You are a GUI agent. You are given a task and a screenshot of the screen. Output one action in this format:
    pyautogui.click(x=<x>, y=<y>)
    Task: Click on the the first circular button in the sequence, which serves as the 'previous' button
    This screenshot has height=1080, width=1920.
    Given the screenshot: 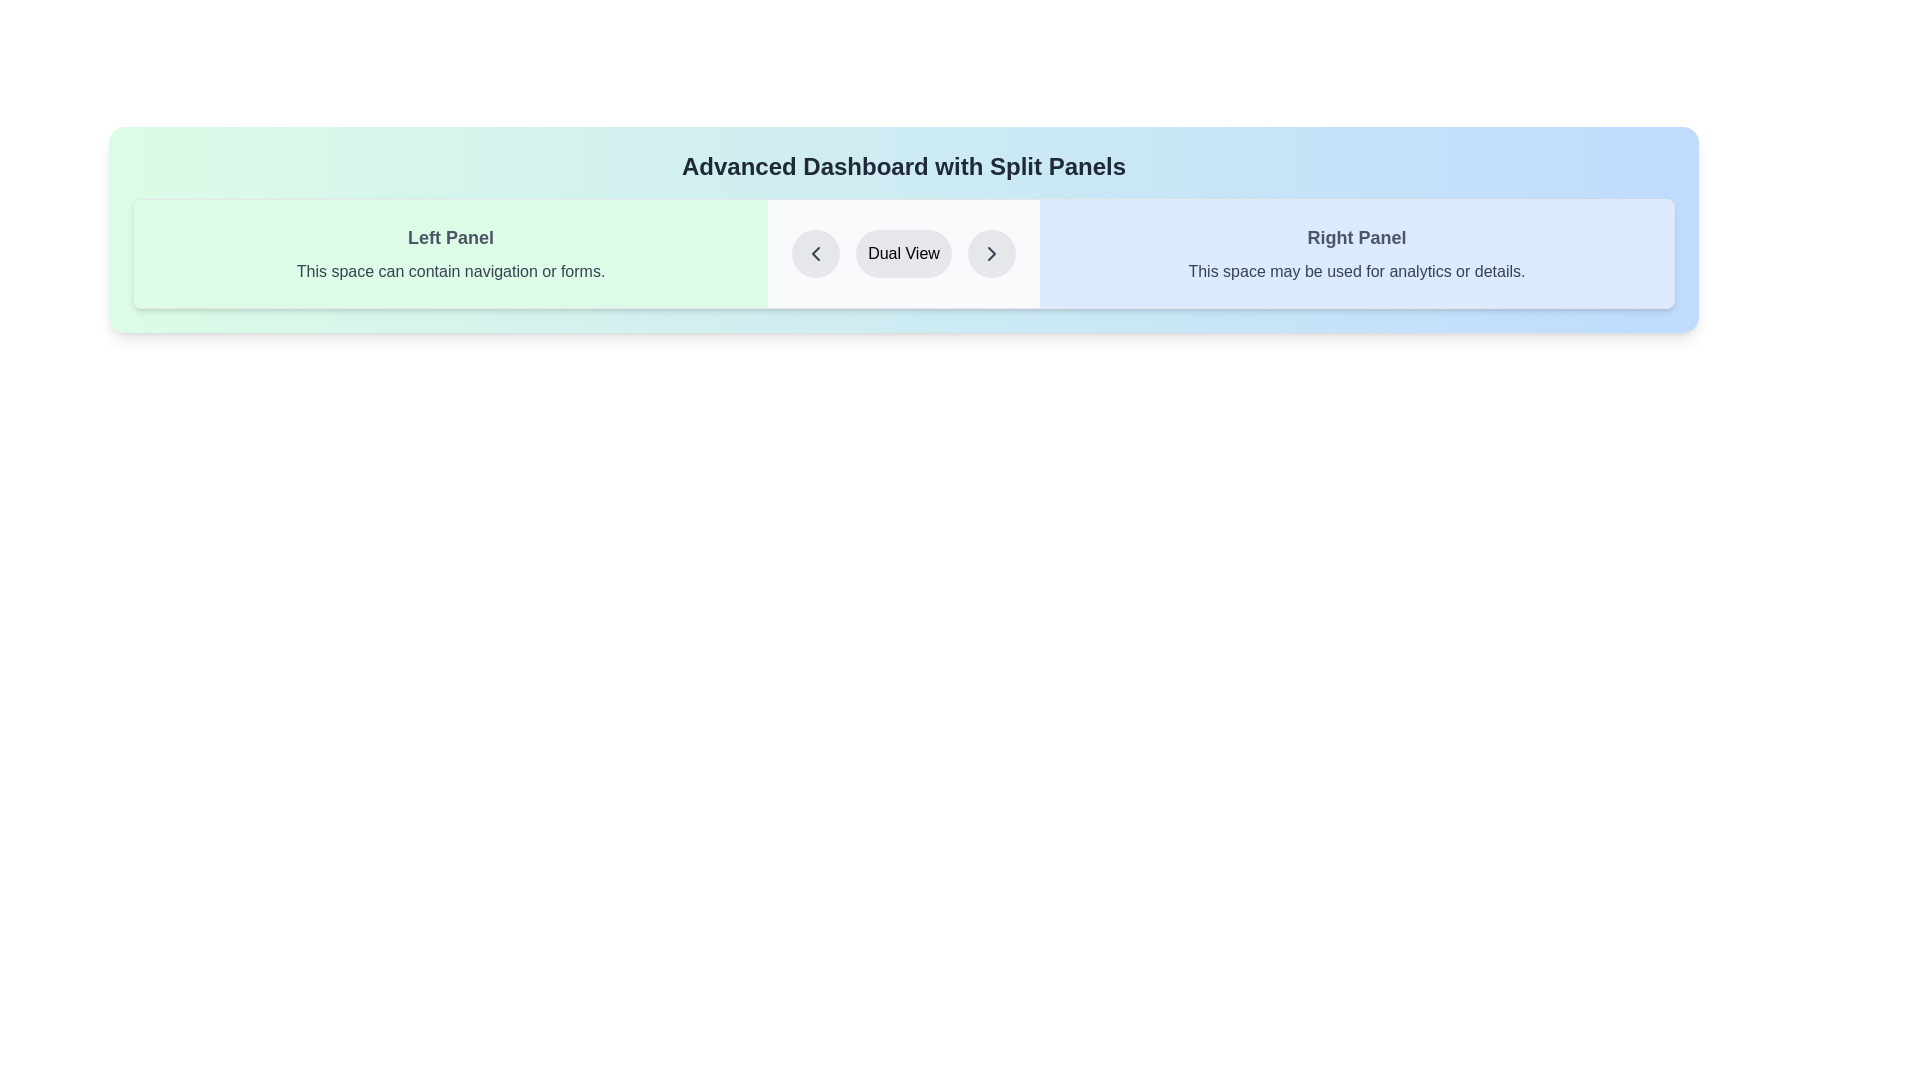 What is the action you would take?
    pyautogui.click(x=816, y=253)
    